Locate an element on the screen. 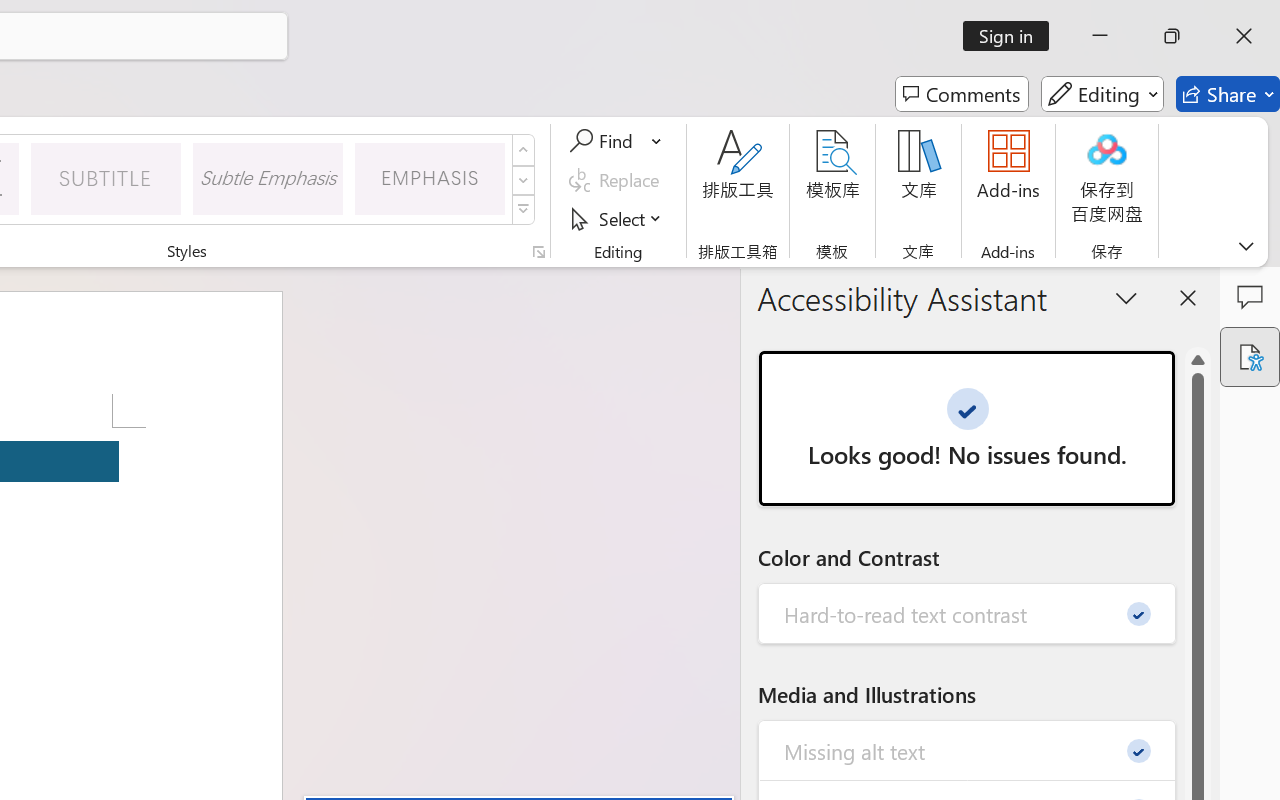 The image size is (1280, 800). 'Sign in' is located at coordinates (1013, 35).